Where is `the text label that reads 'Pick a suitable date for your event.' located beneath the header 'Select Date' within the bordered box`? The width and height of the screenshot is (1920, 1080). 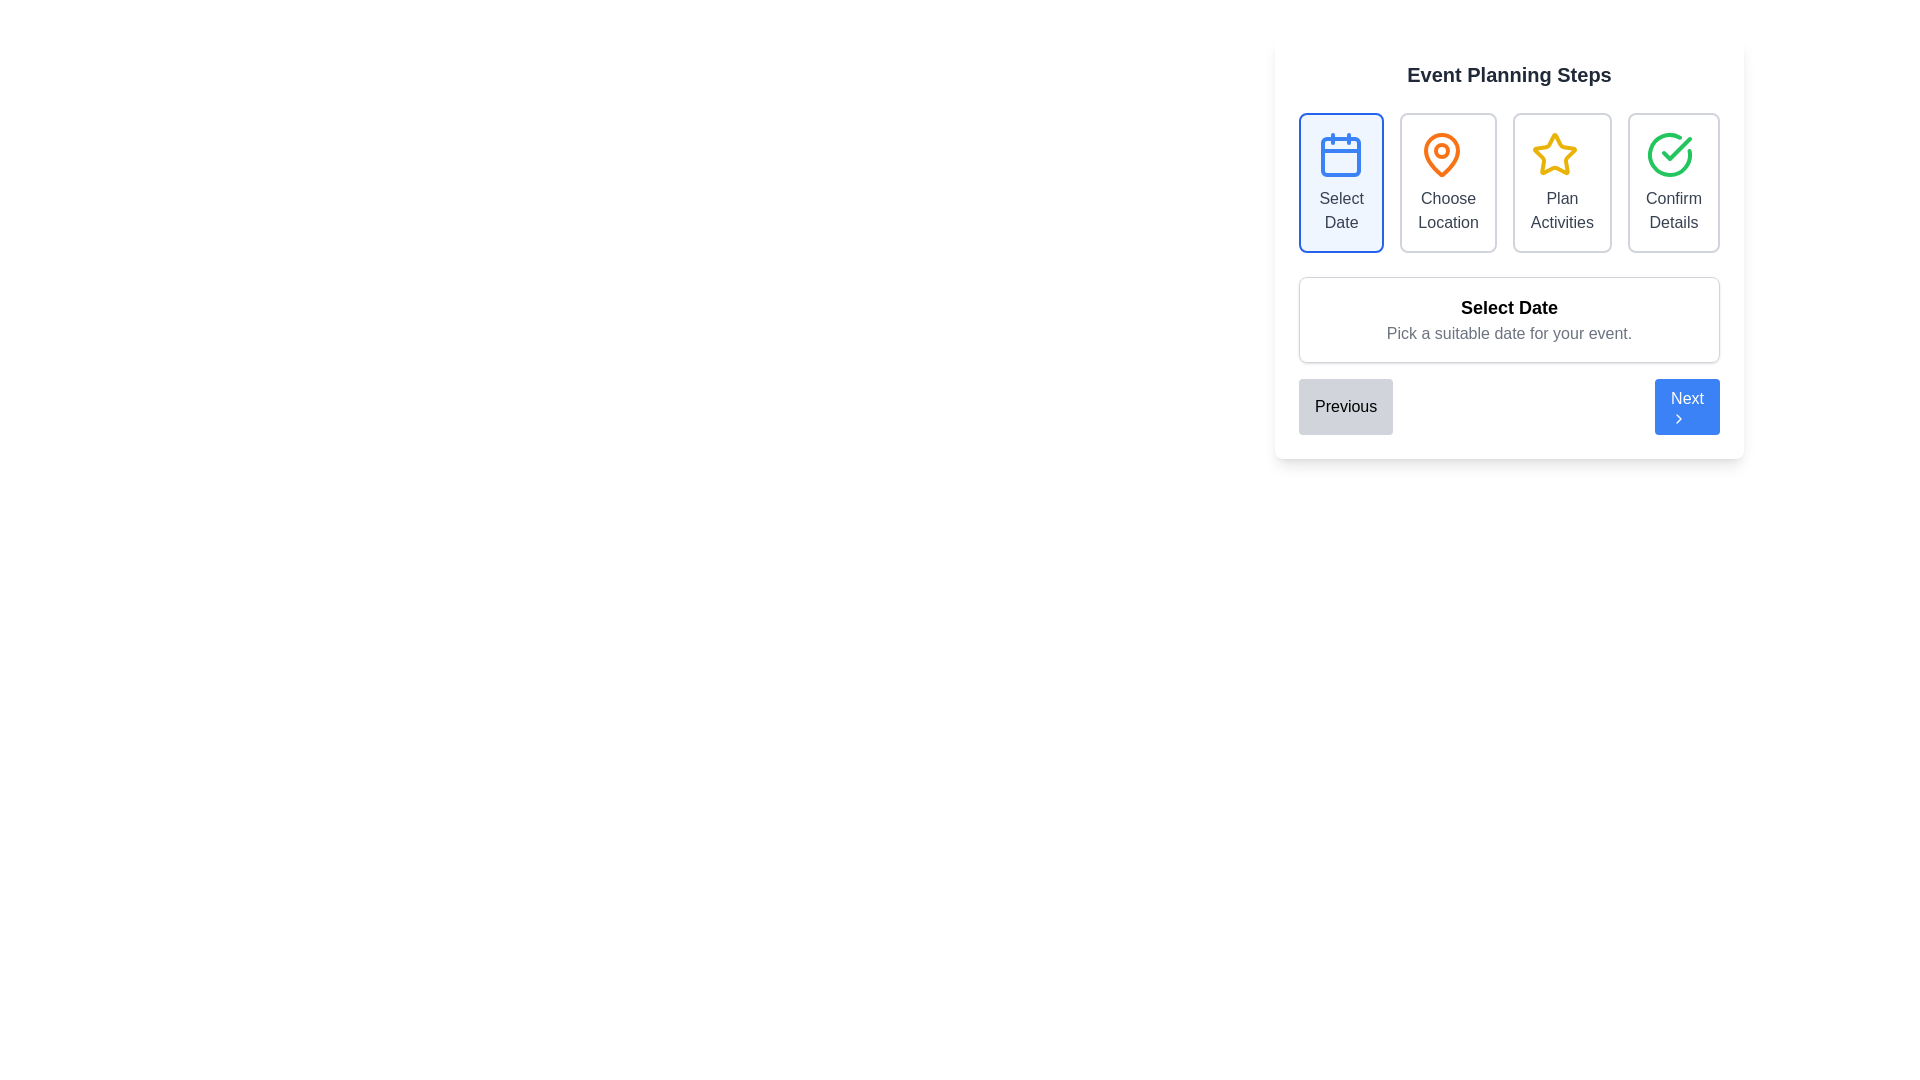 the text label that reads 'Pick a suitable date for your event.' located beneath the header 'Select Date' within the bordered box is located at coordinates (1509, 333).